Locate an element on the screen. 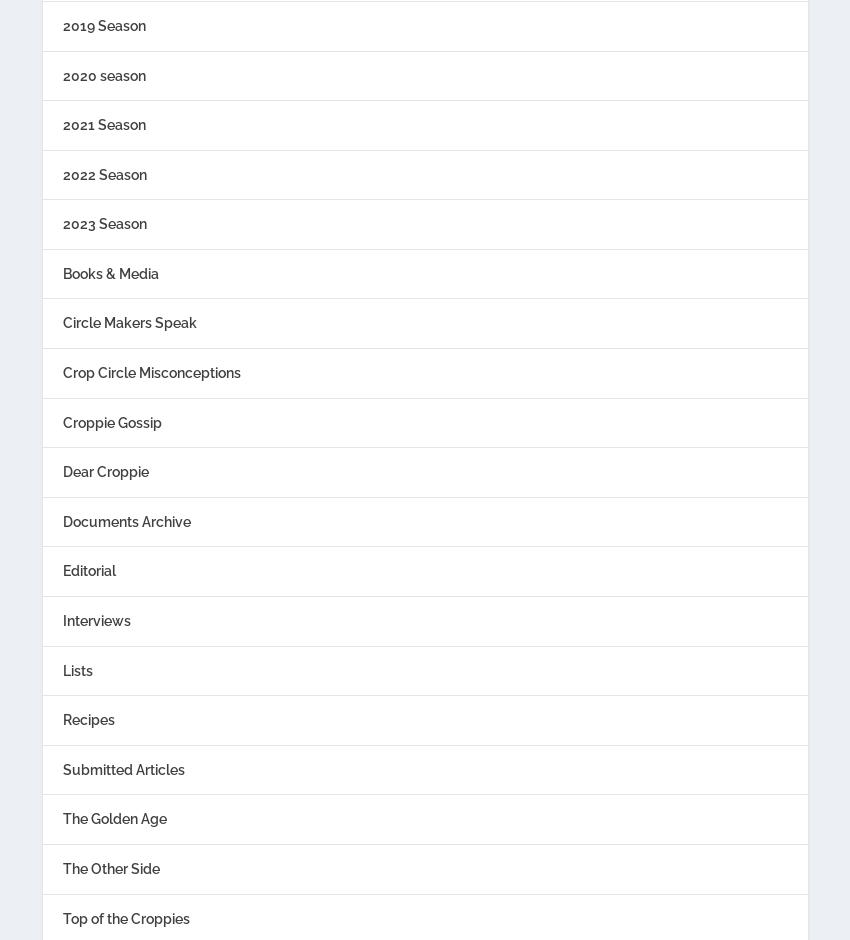  '2020 season' is located at coordinates (102, 74).